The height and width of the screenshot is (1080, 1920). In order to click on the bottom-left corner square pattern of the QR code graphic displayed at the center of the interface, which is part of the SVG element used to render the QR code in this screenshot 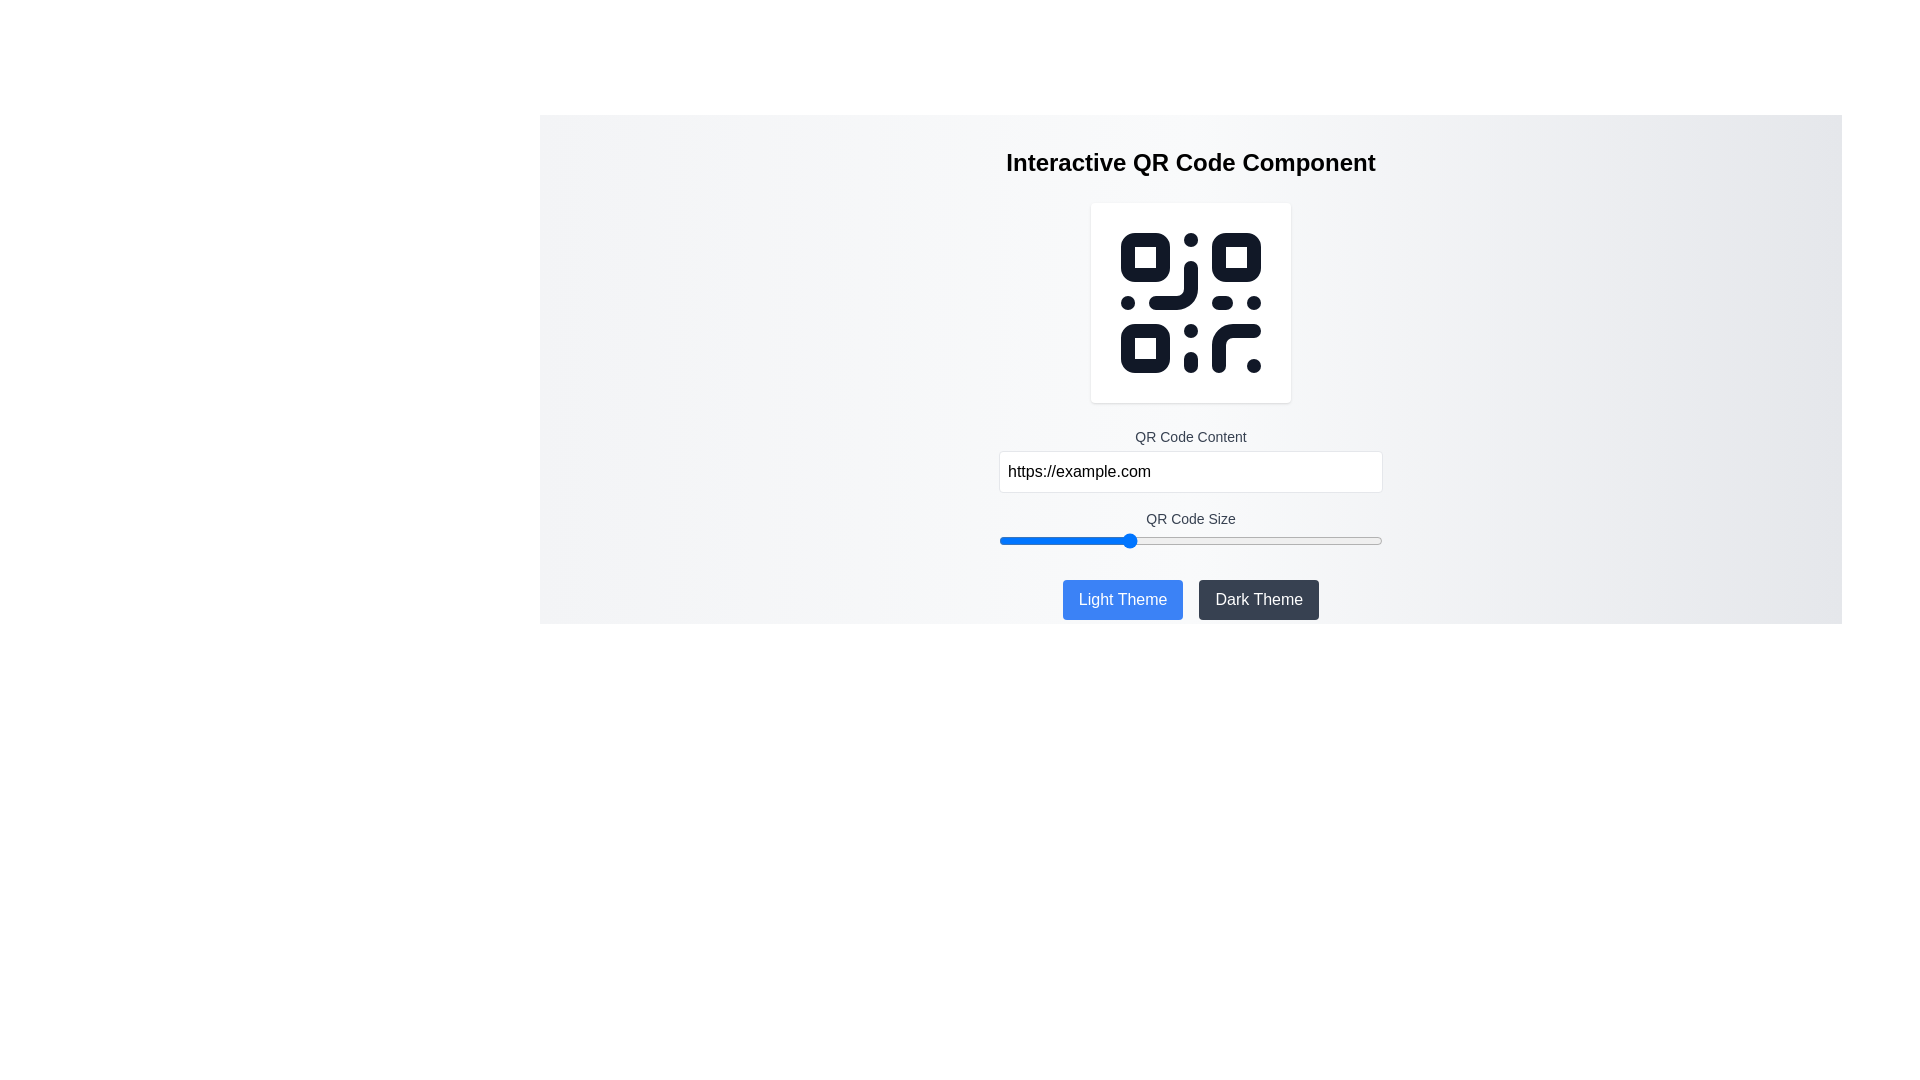, I will do `click(1145, 347)`.